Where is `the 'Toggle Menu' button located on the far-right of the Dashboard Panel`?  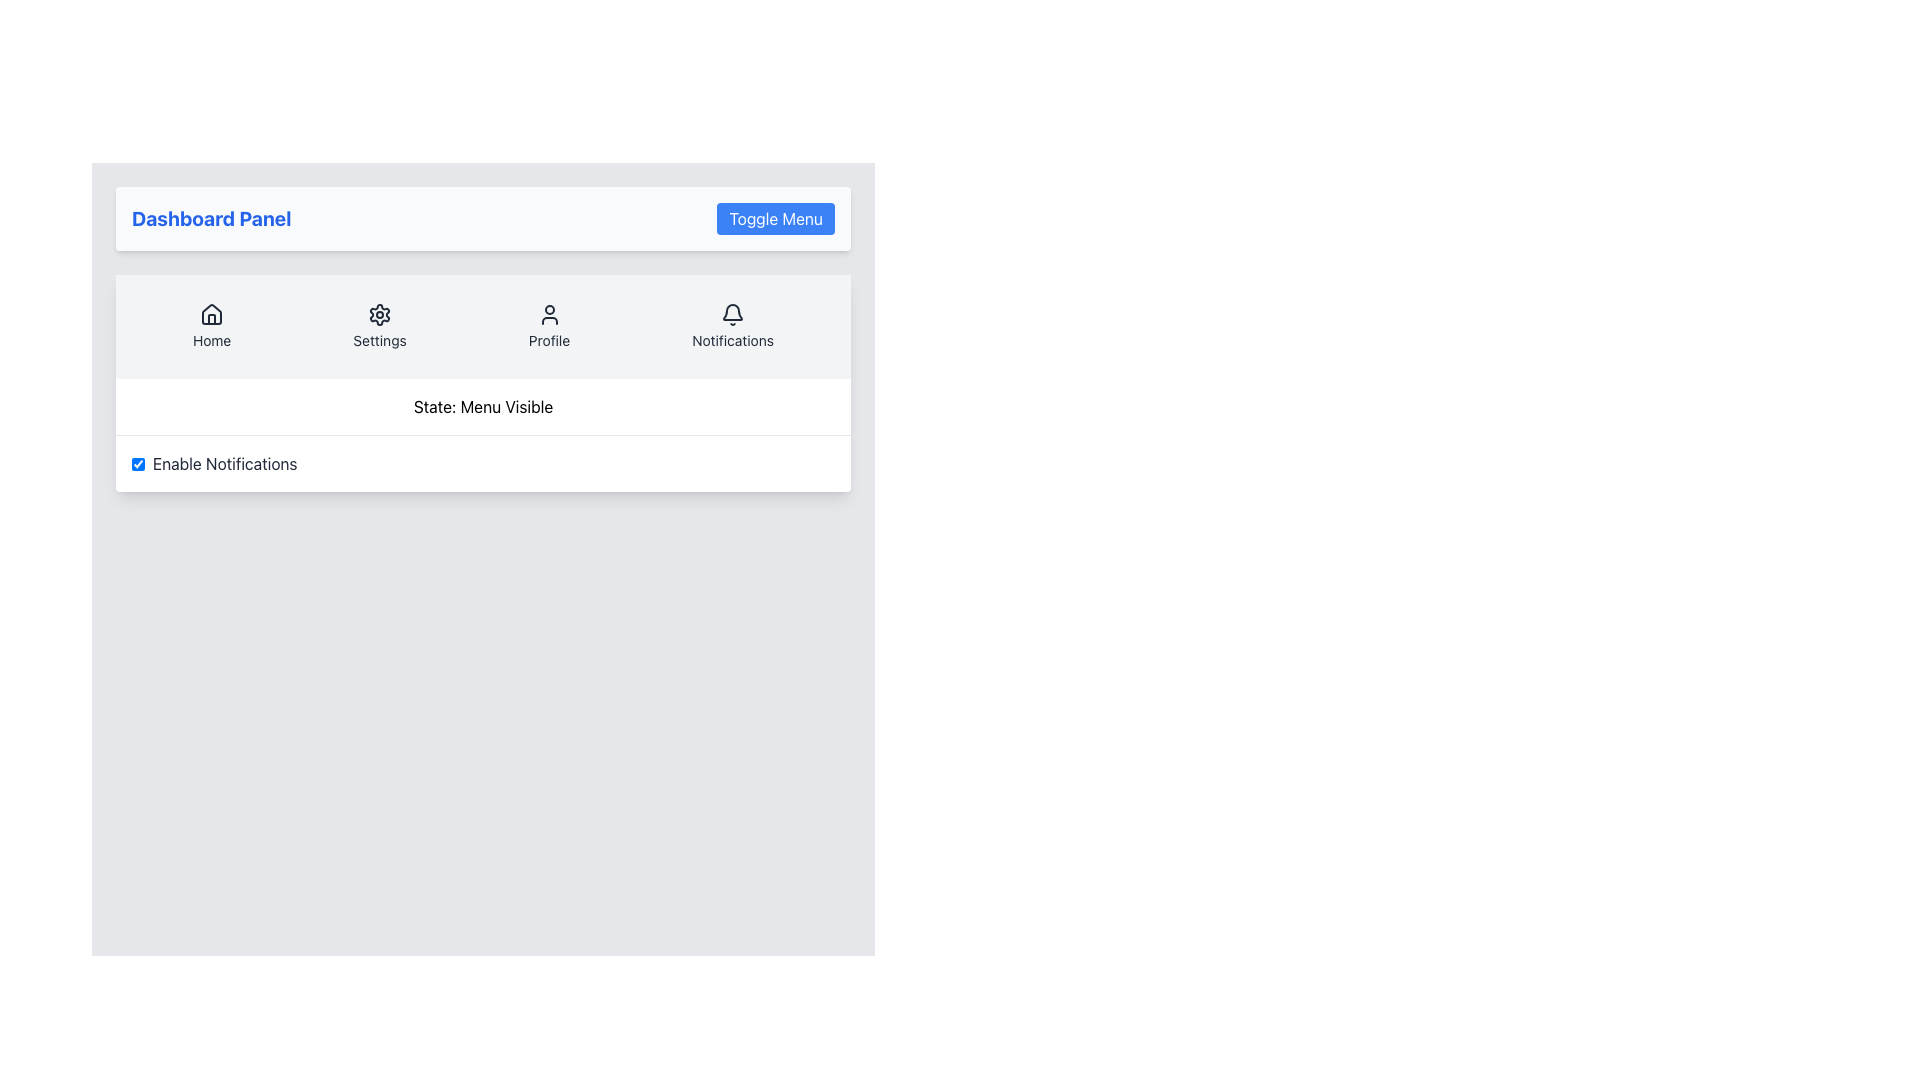
the 'Toggle Menu' button located on the far-right of the Dashboard Panel is located at coordinates (775, 219).